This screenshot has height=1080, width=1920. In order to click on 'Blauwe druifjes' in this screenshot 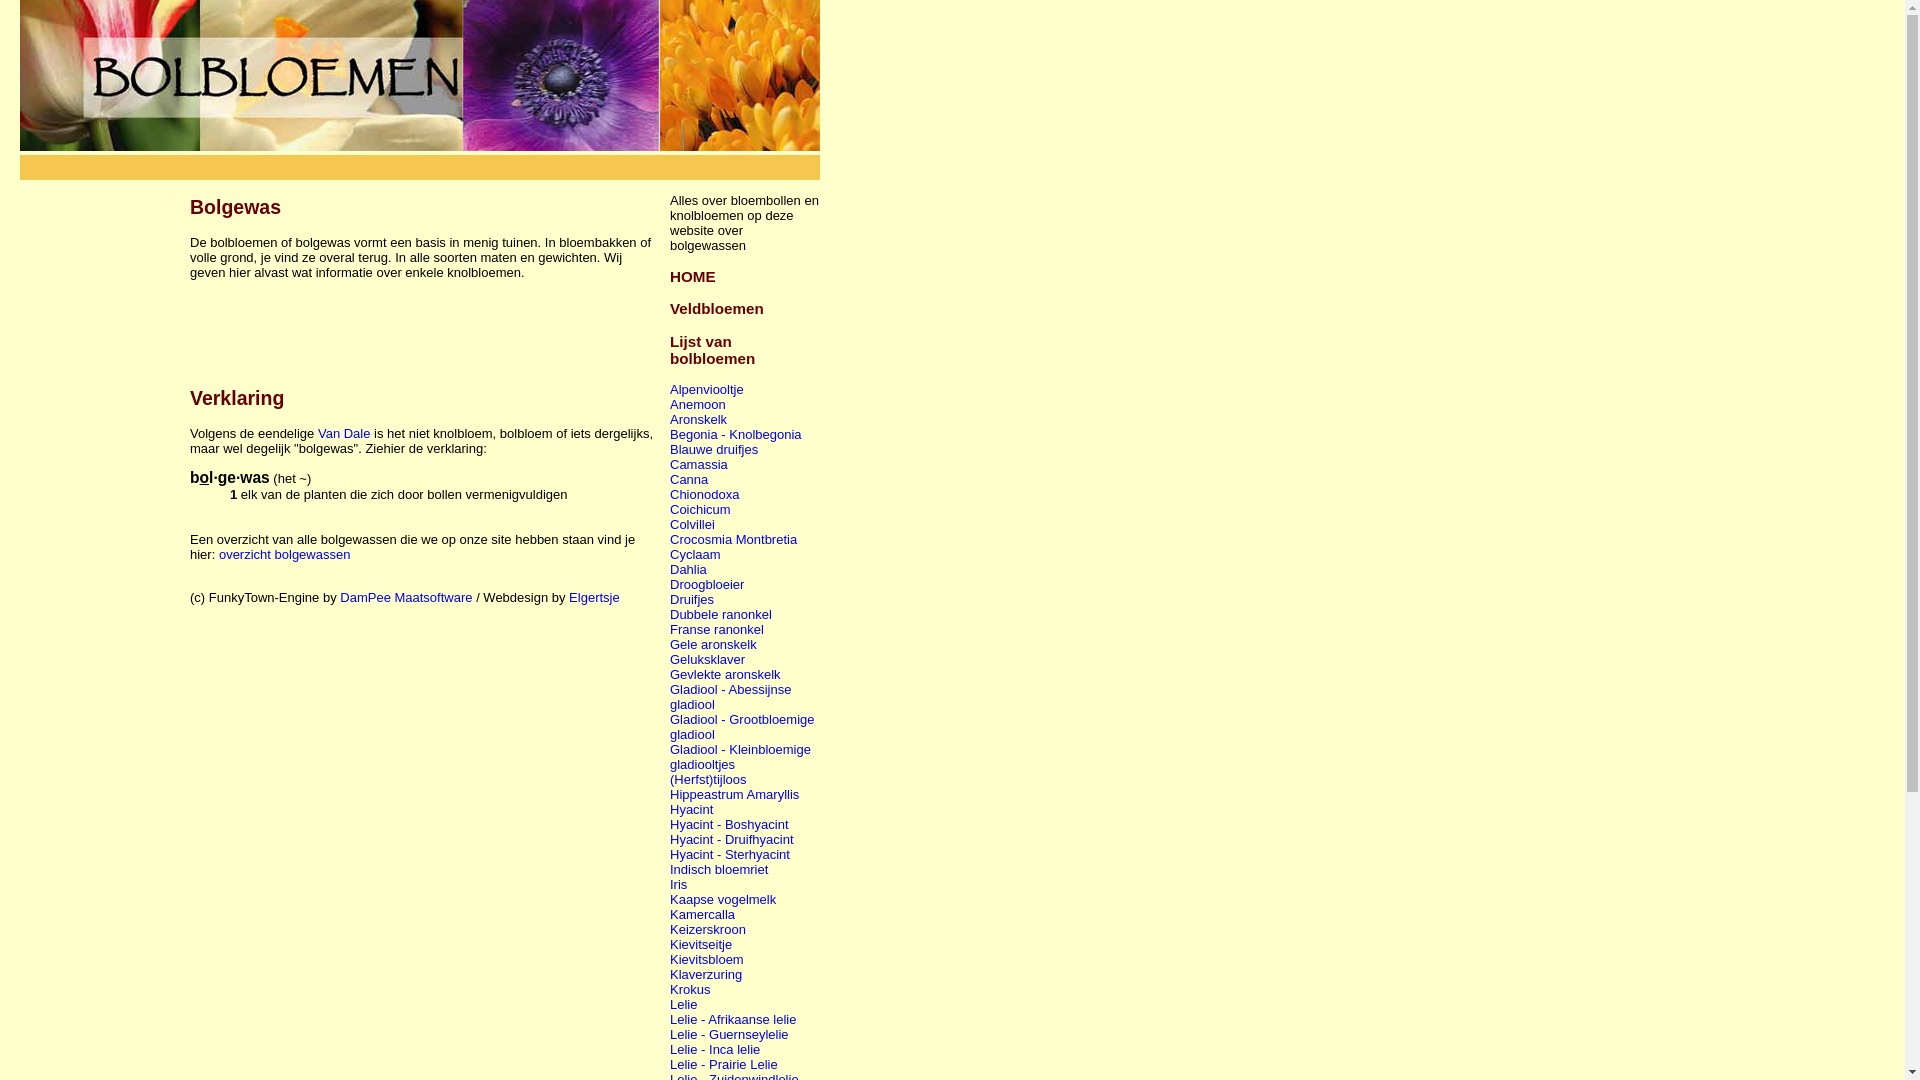, I will do `click(714, 448)`.